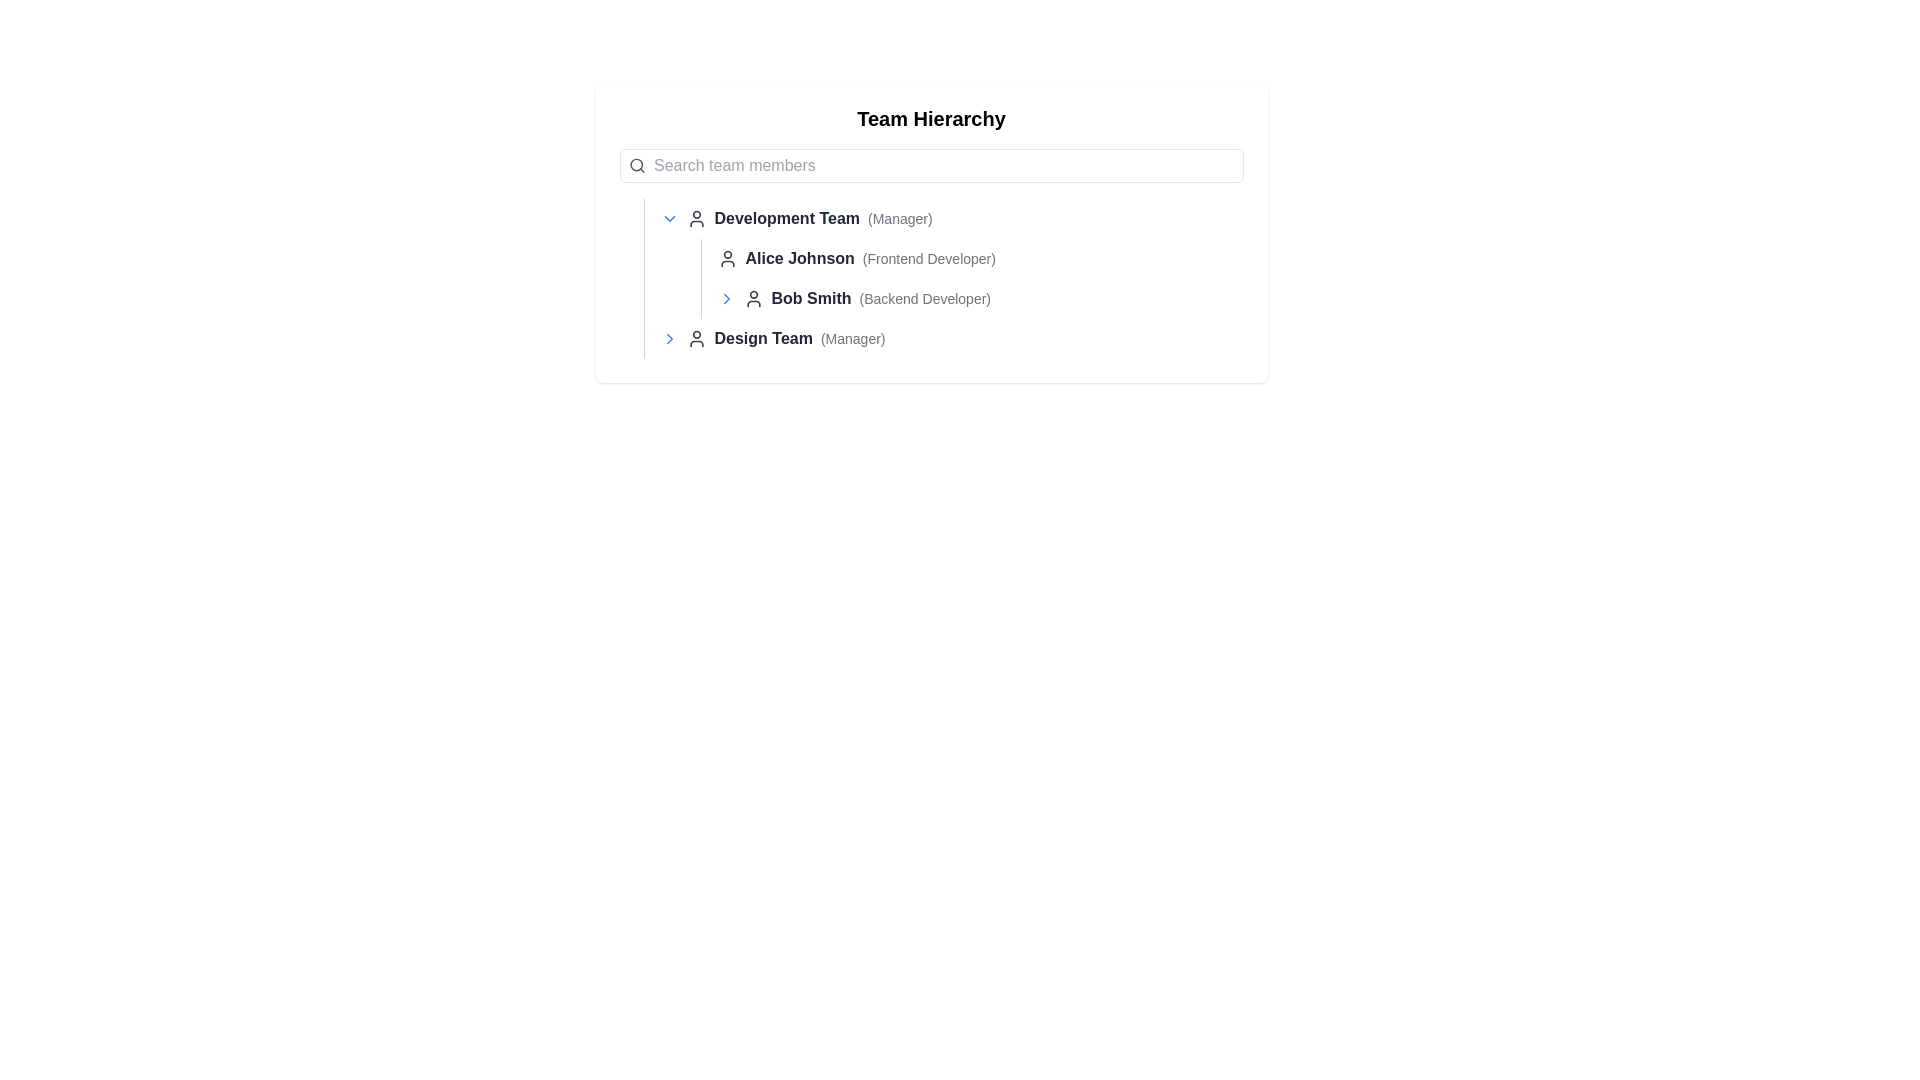 Image resolution: width=1920 pixels, height=1080 pixels. I want to click on the member entry containing user information for 'Bob Smith', so click(971, 278).